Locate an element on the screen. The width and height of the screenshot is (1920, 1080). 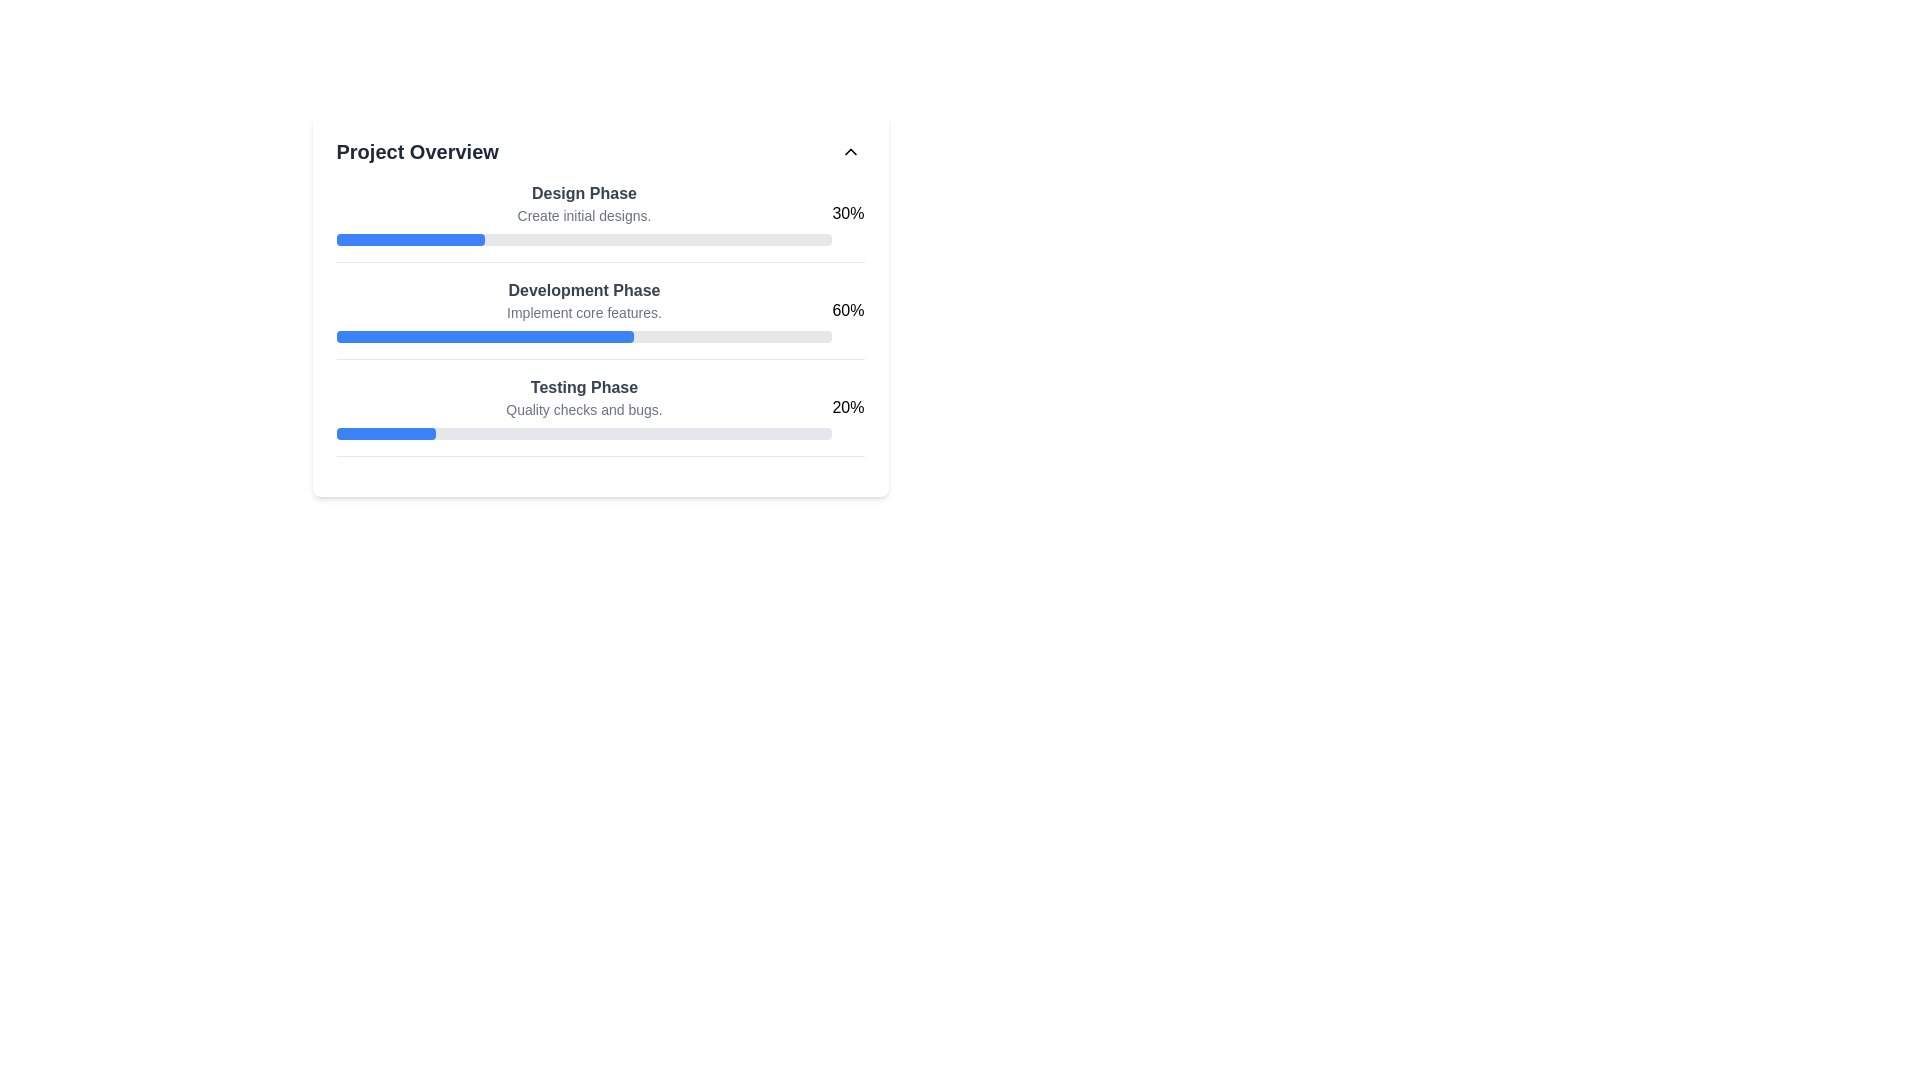
the state of the first segment of the progress bar, which is blue and represents 20% completion within the 'Testing Phase' section is located at coordinates (386, 433).